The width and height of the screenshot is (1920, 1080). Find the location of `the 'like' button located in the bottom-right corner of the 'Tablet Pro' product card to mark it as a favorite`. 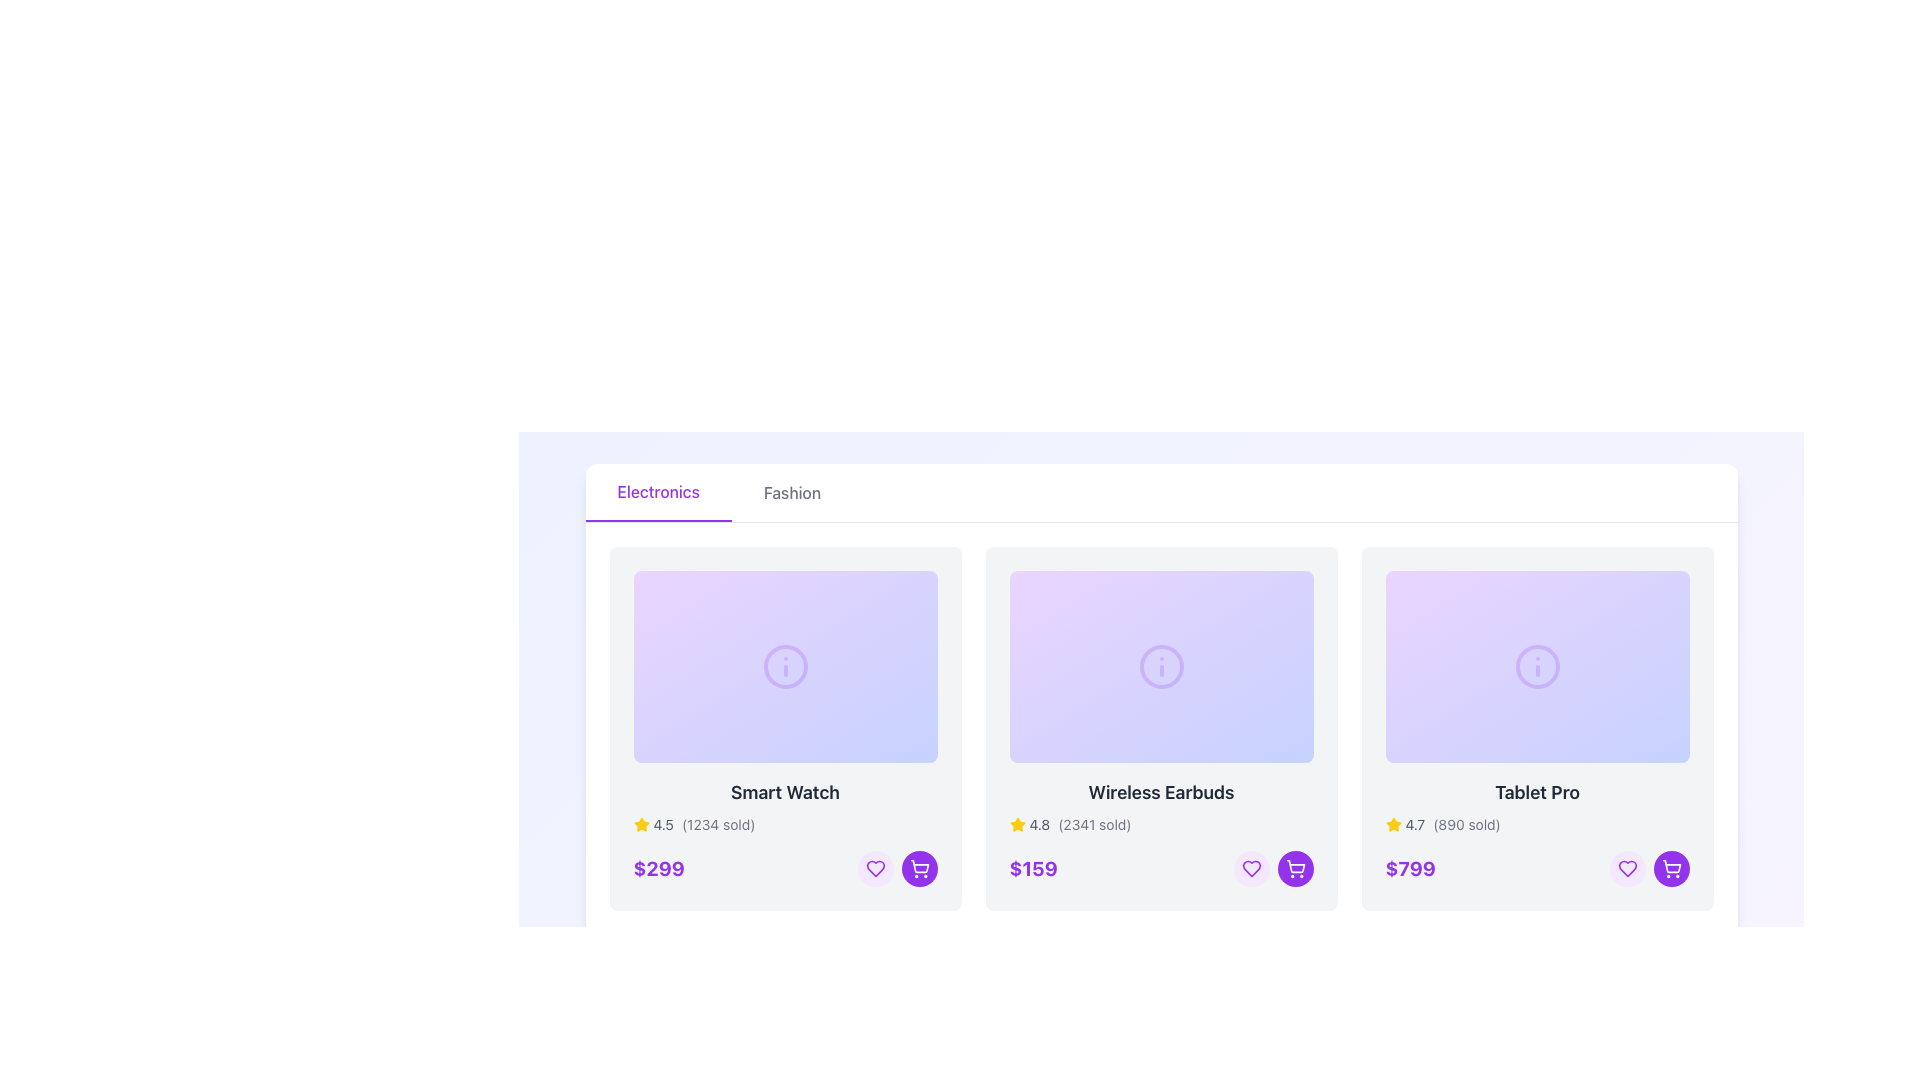

the 'like' button located in the bottom-right corner of the 'Tablet Pro' product card to mark it as a favorite is located at coordinates (1627, 867).